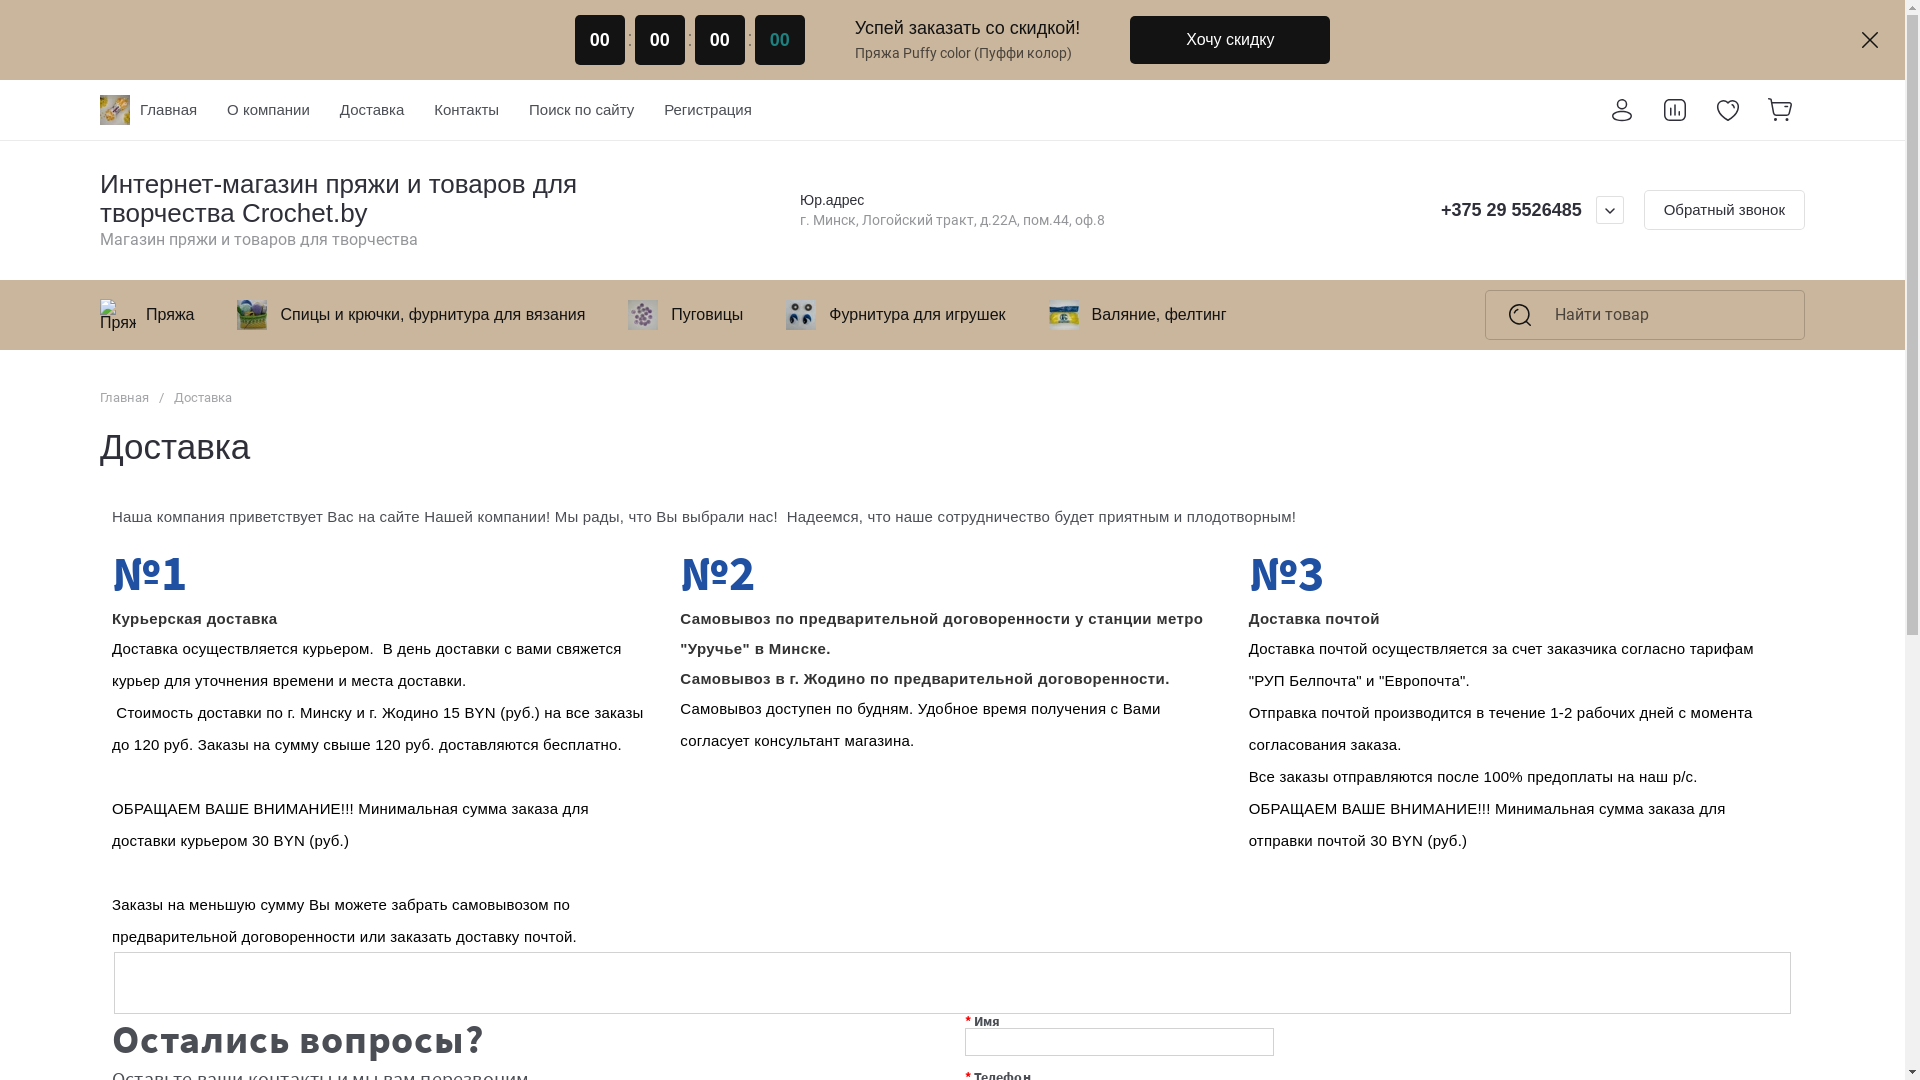 The width and height of the screenshot is (1920, 1080). I want to click on '+375 29 5526485', so click(1511, 209).